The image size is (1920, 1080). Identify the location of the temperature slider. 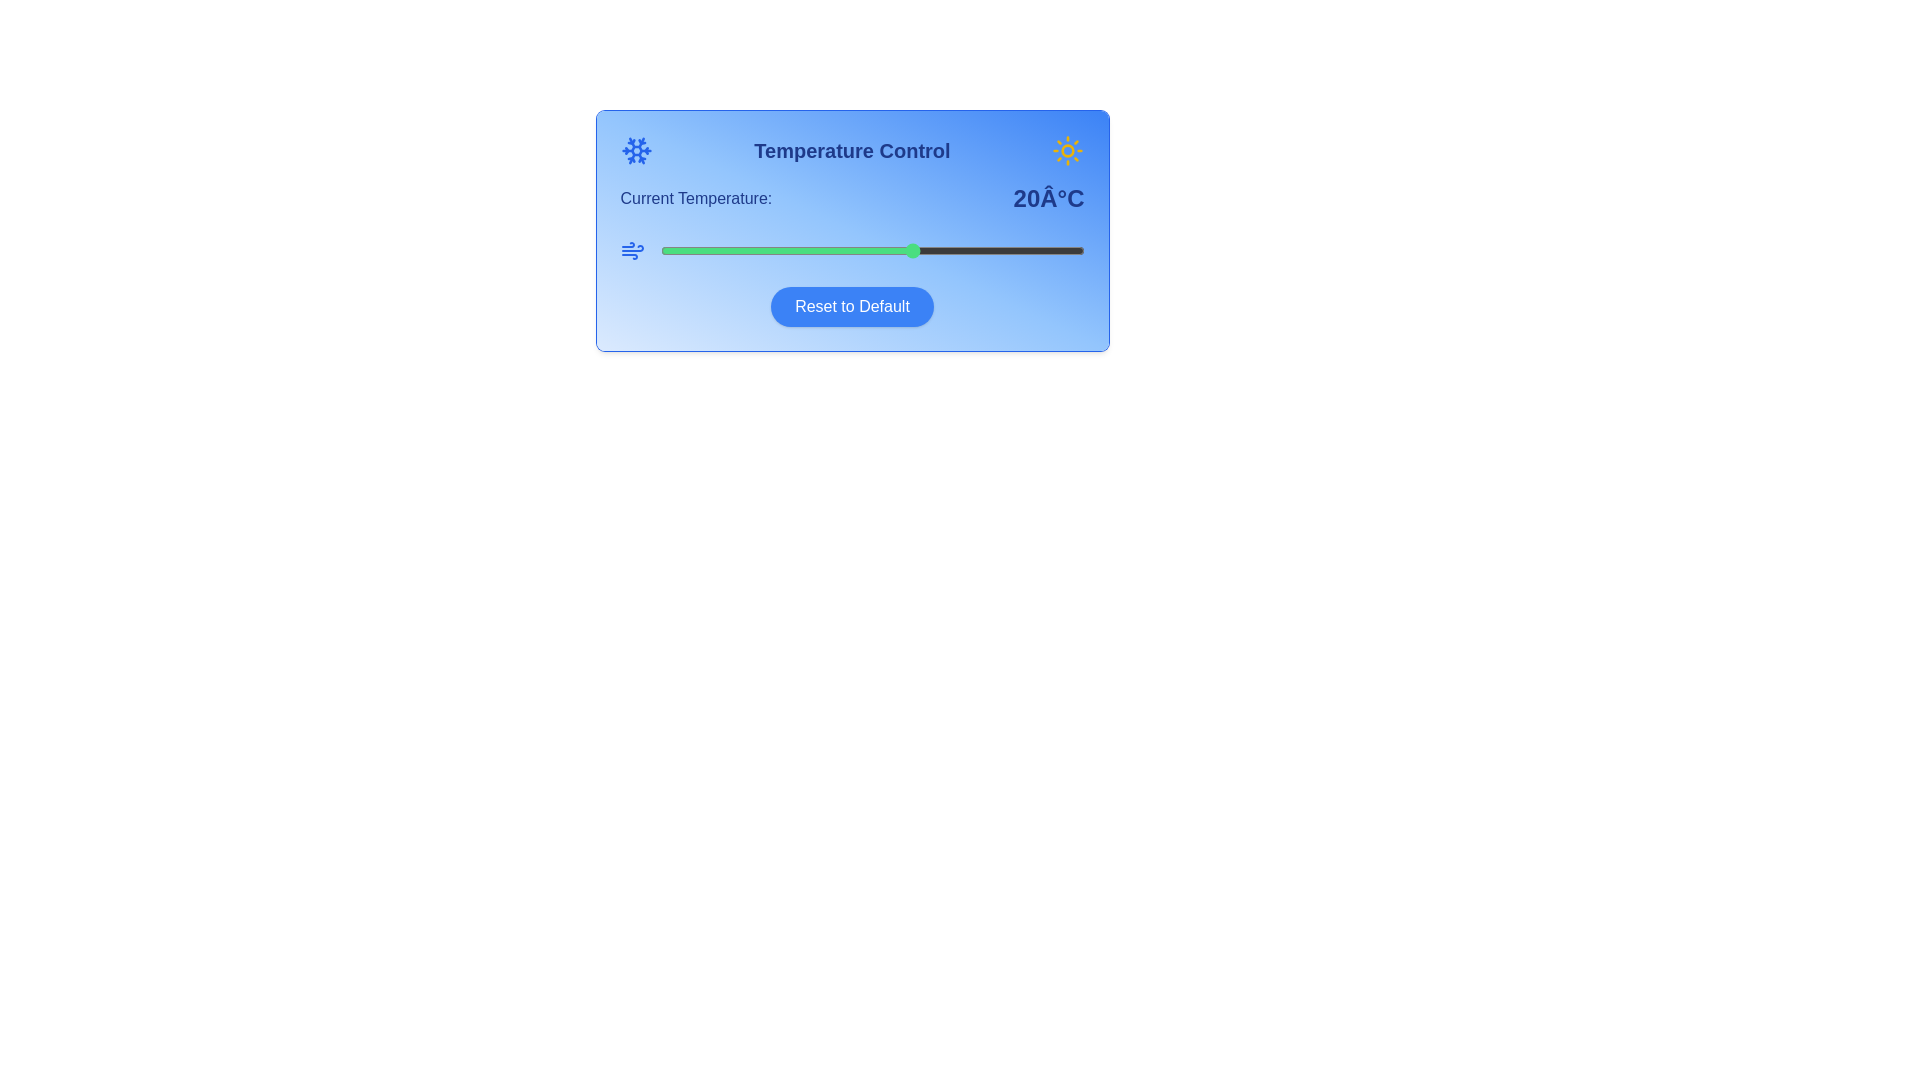
(727, 249).